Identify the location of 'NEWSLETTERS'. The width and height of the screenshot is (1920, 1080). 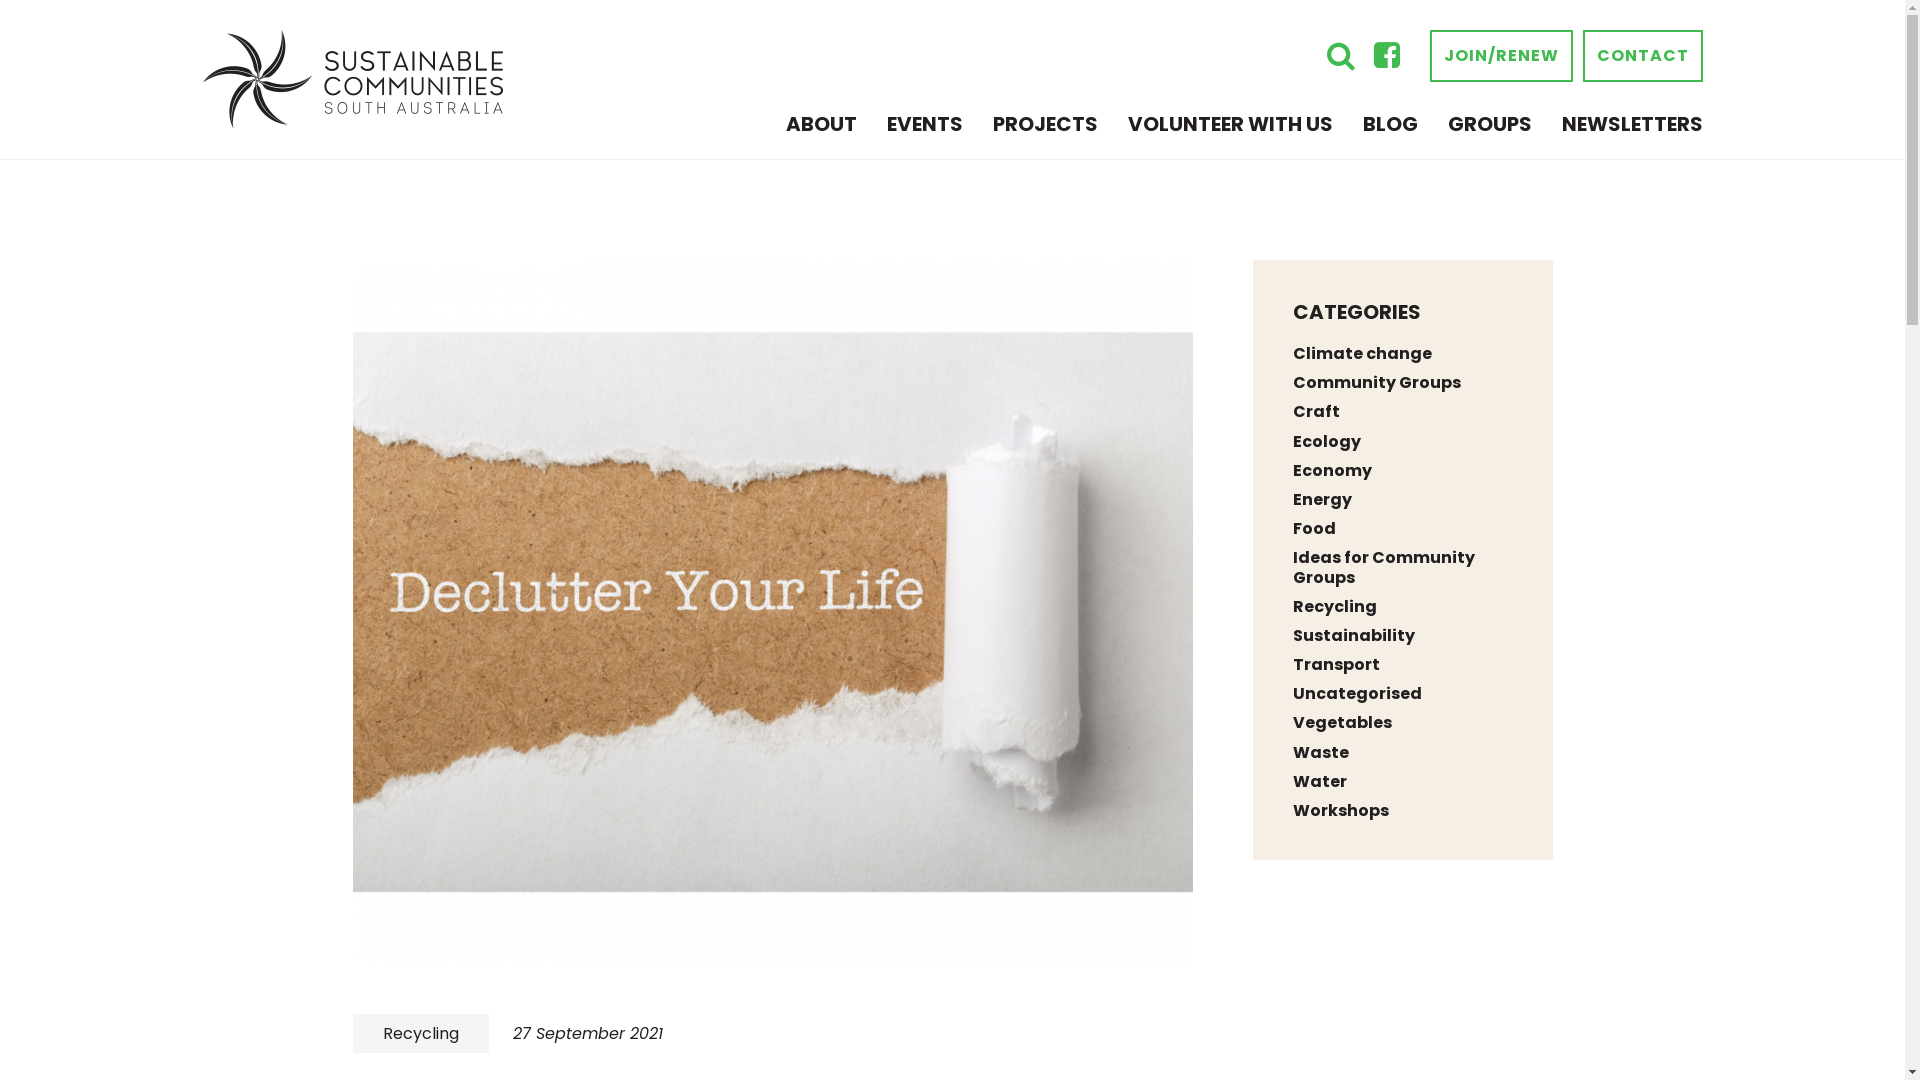
(1560, 123).